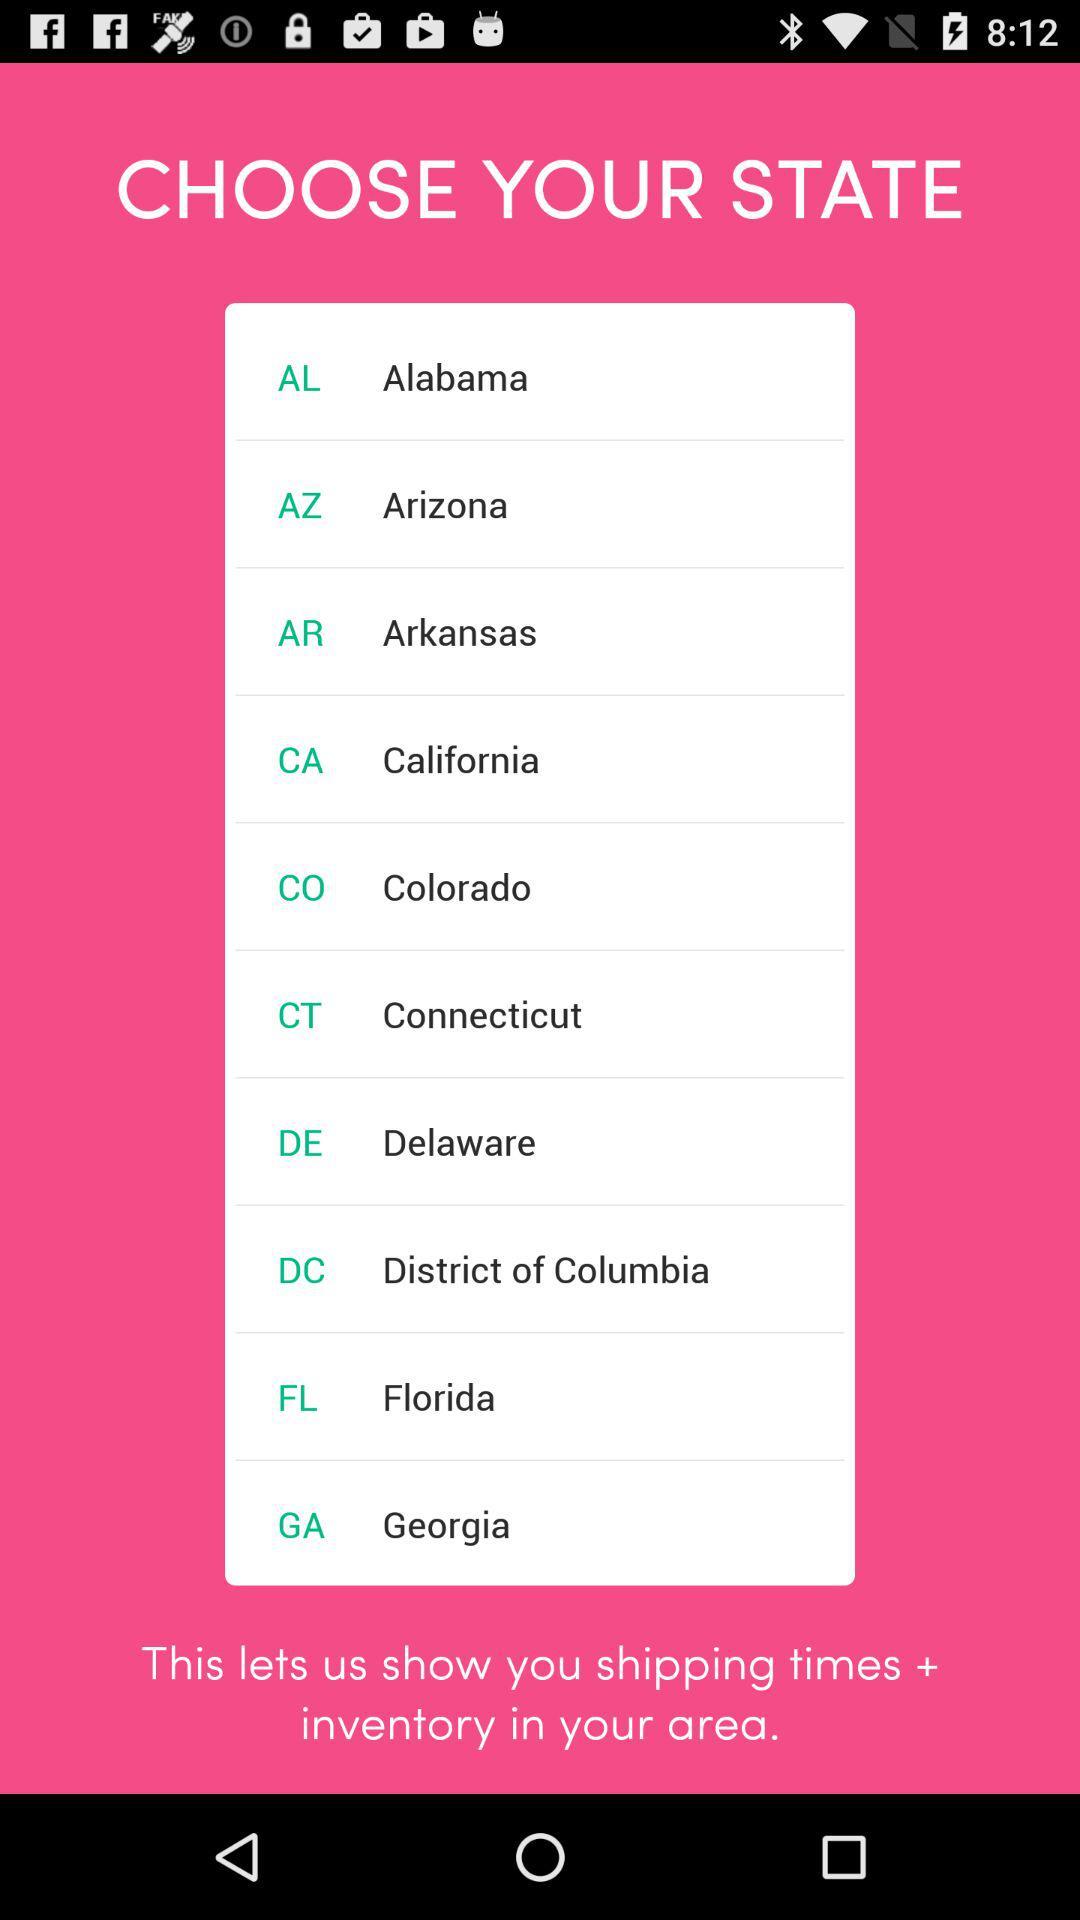  Describe the element at coordinates (459, 1141) in the screenshot. I see `the icon below the connecticut` at that location.